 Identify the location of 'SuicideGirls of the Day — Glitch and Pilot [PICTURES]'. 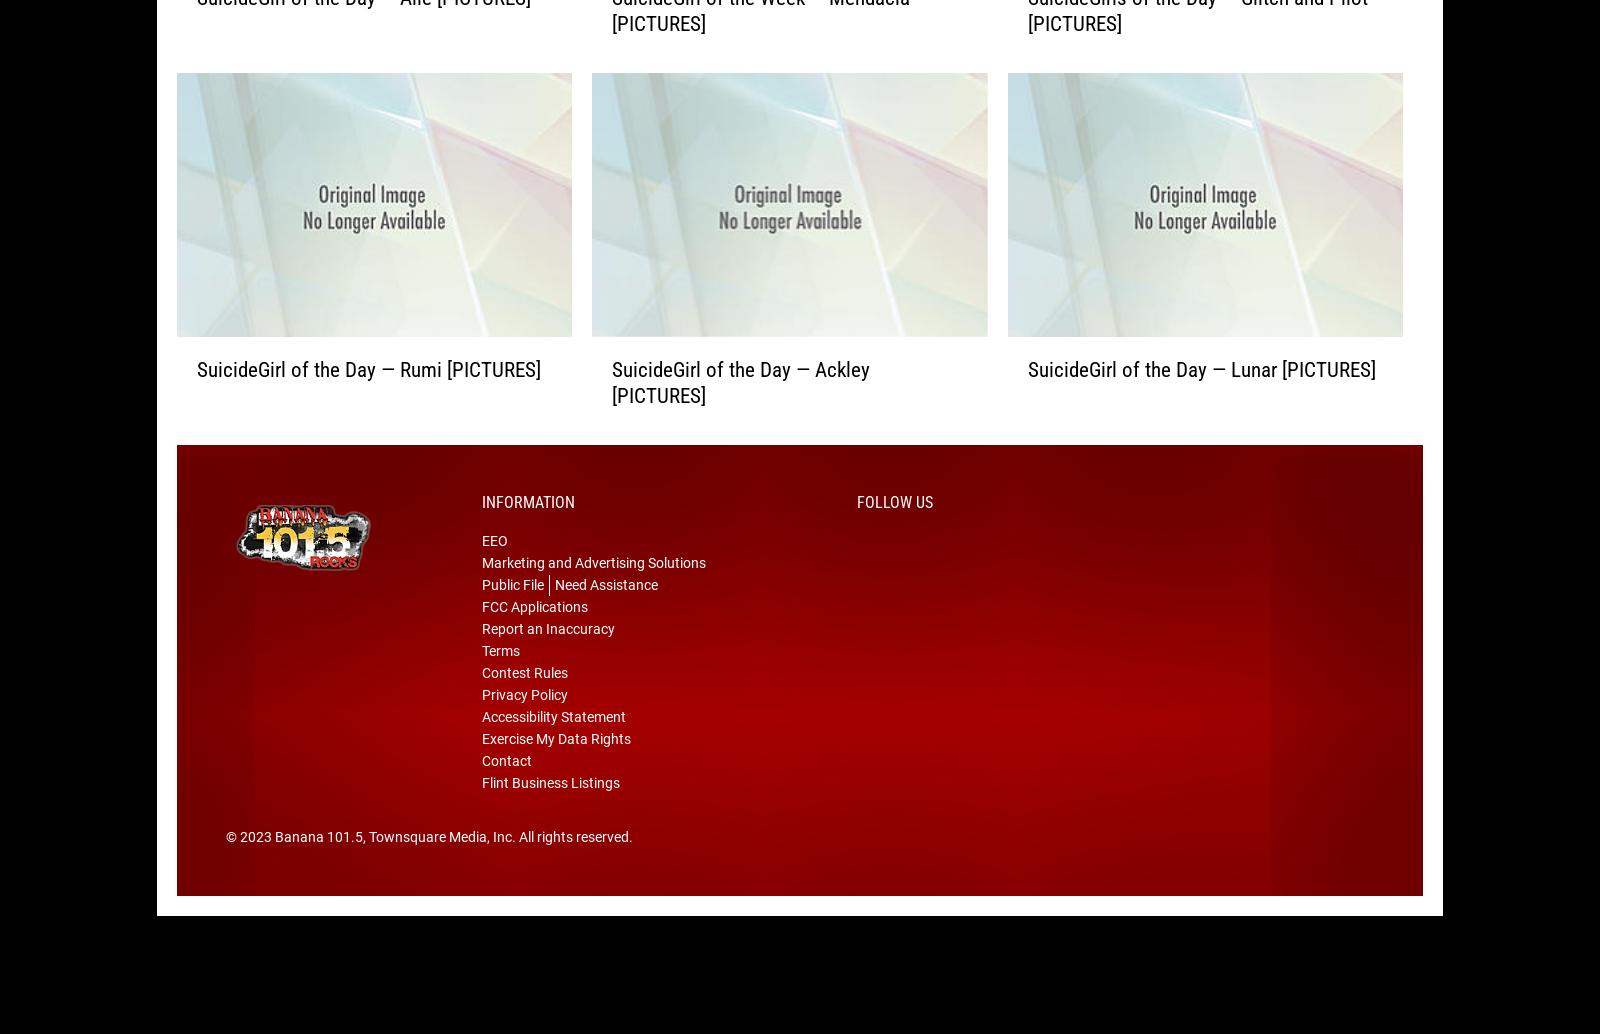
(1196, 43).